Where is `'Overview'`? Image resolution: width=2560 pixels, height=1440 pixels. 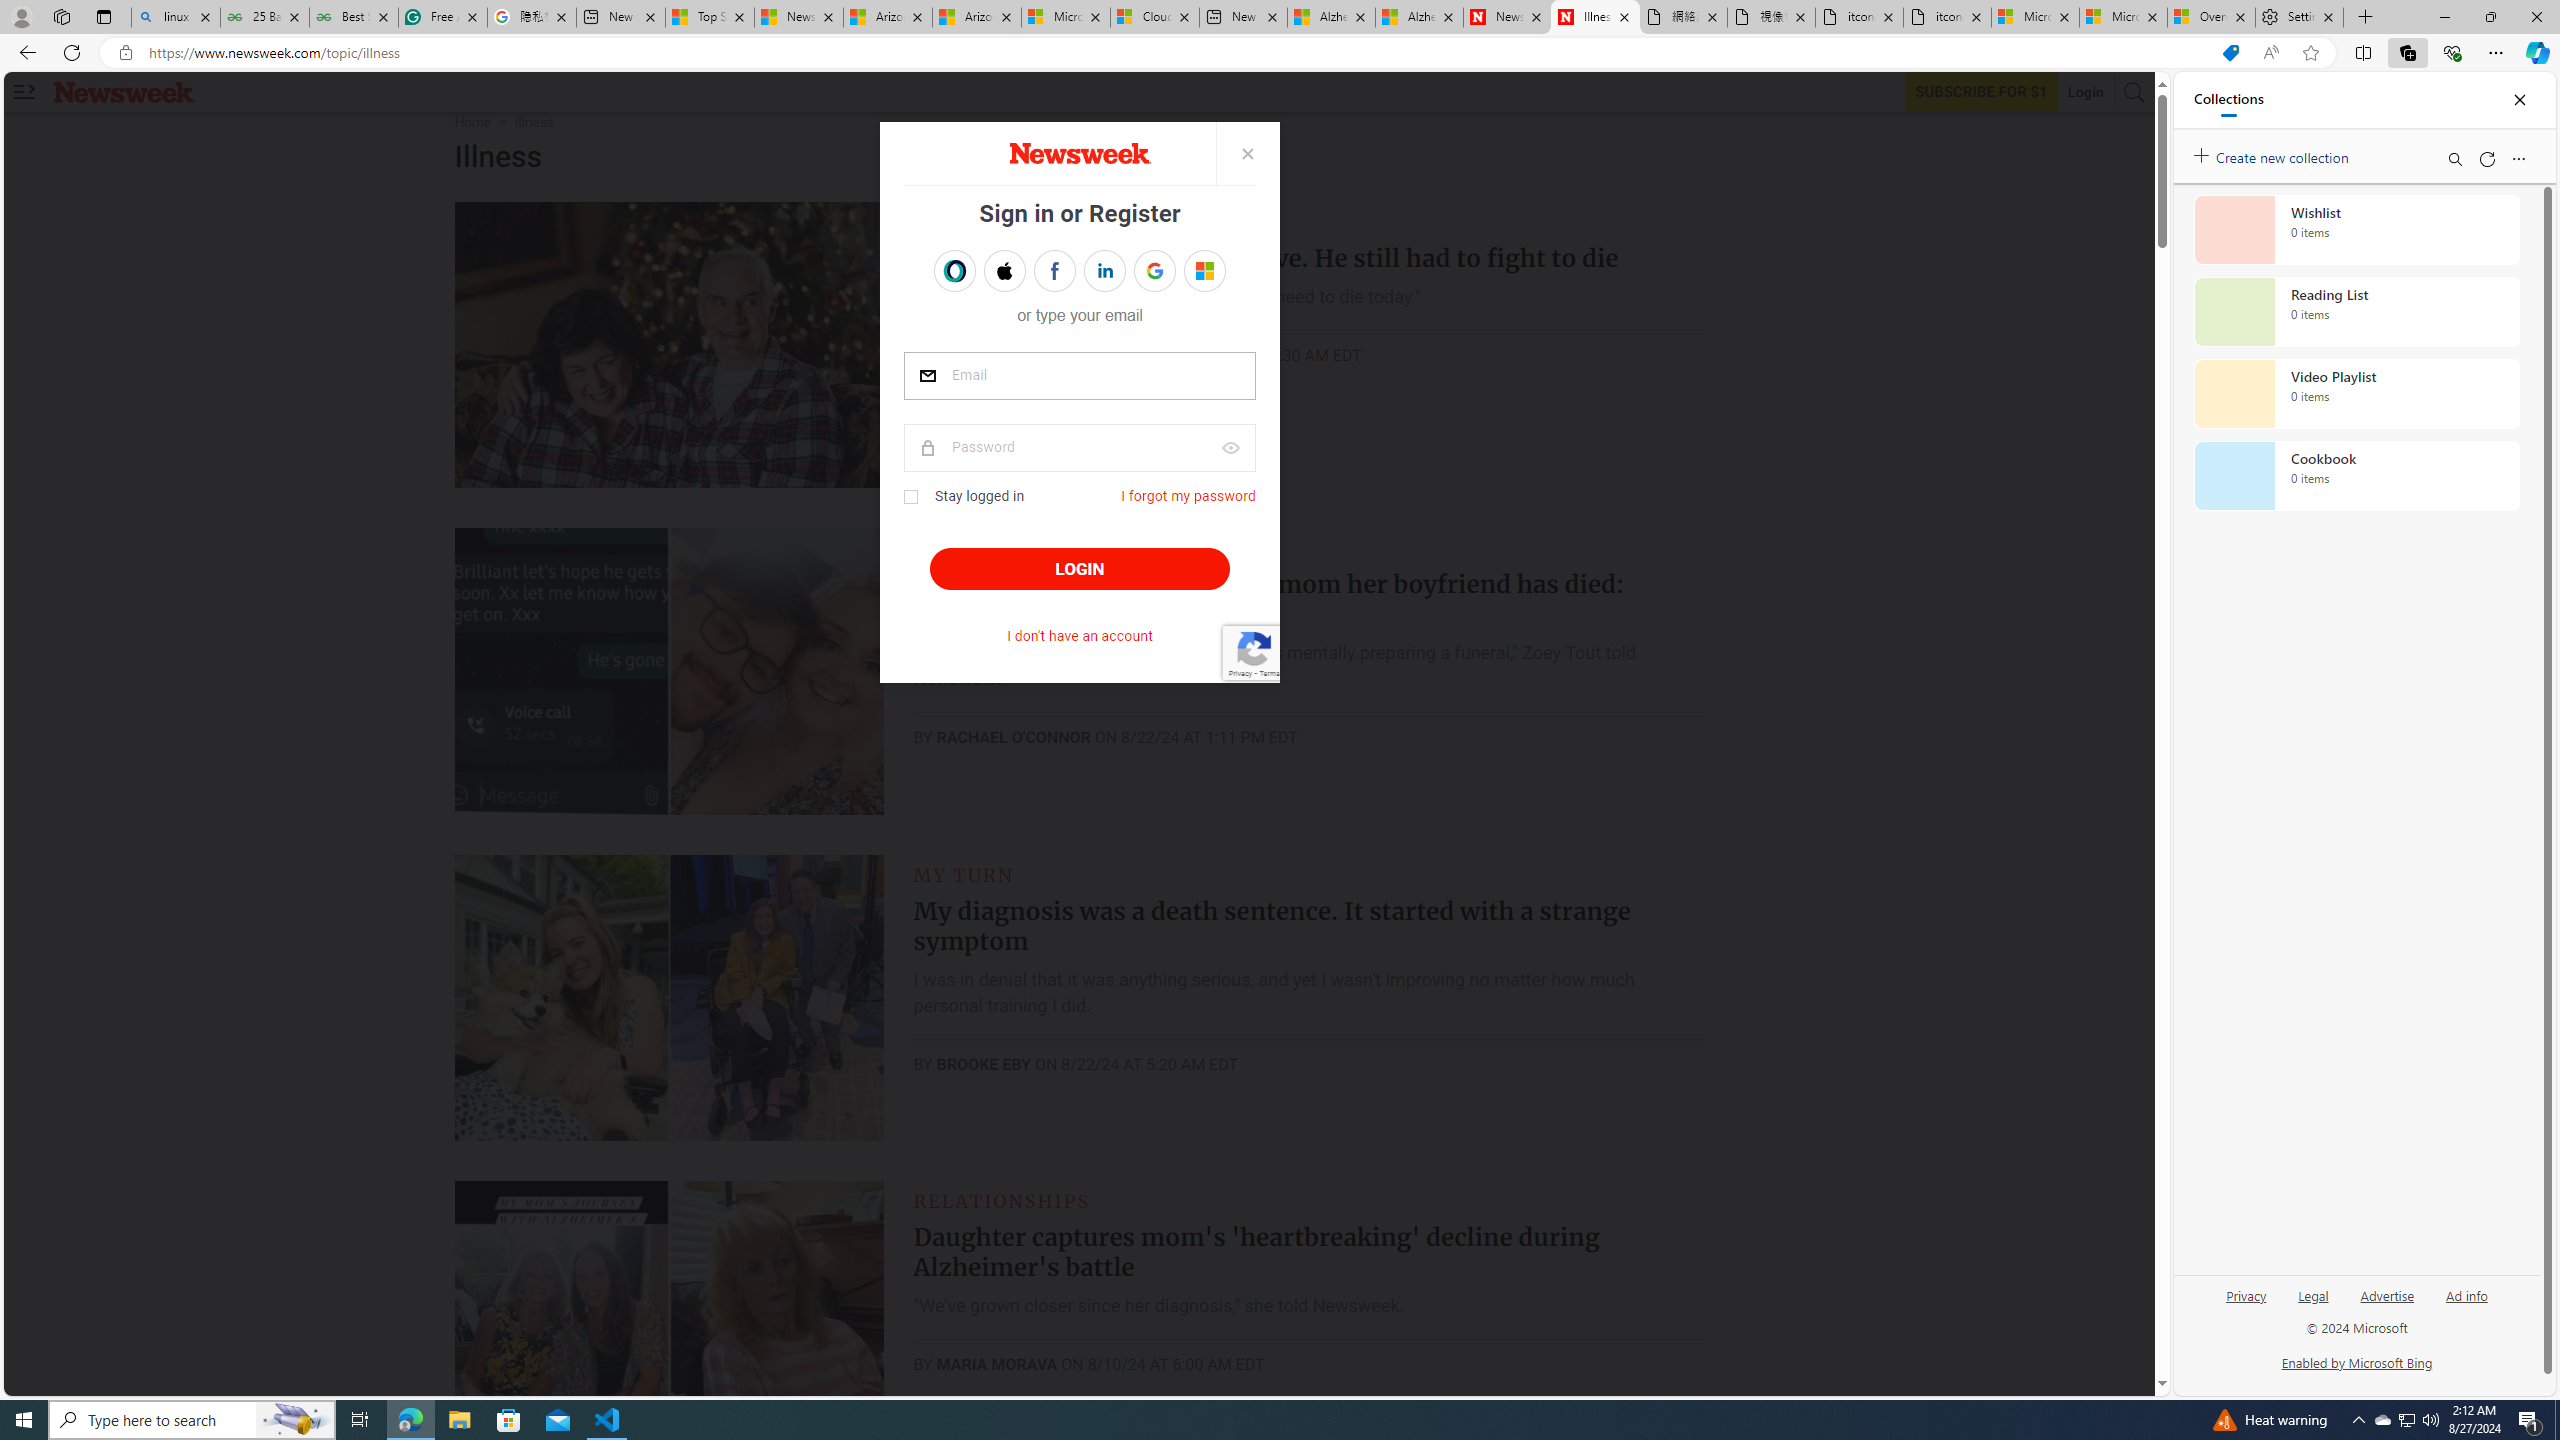
'Overview' is located at coordinates (2209, 16).